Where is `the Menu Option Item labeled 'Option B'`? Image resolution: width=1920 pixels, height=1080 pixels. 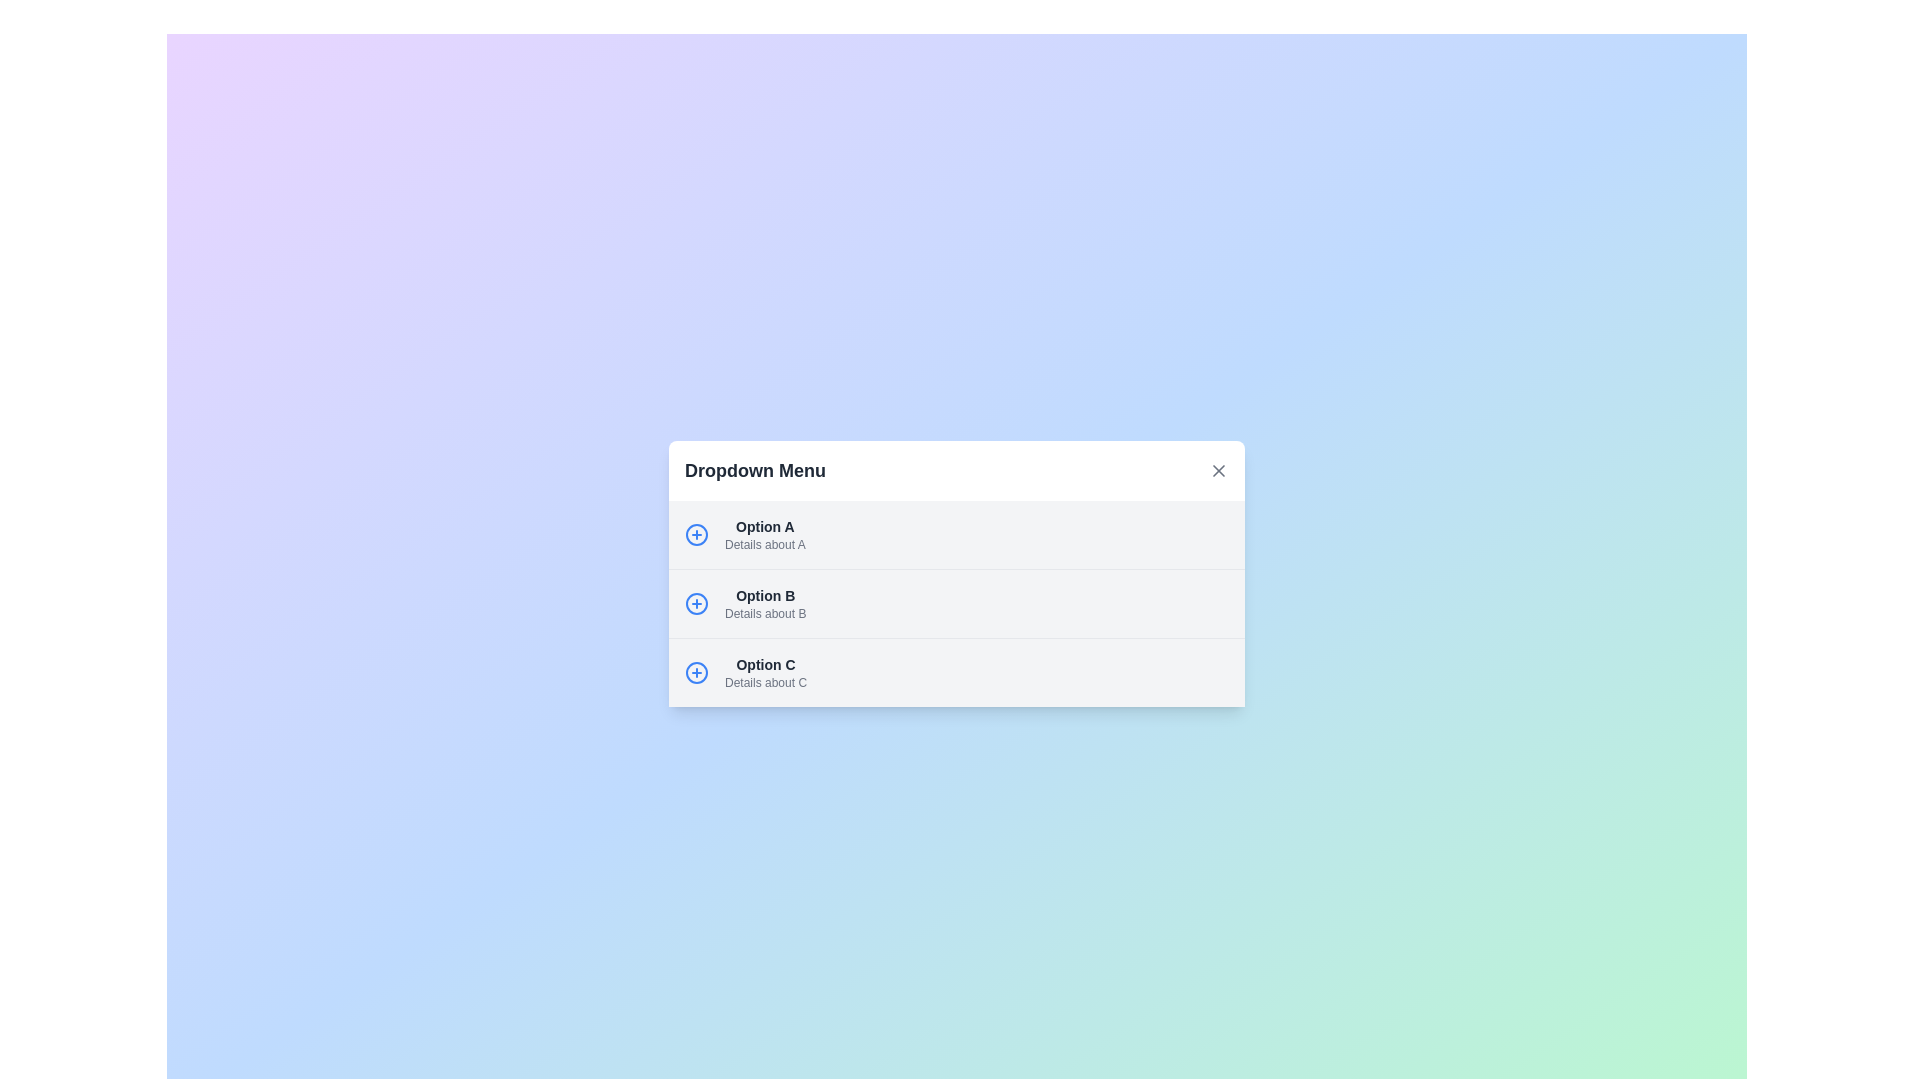
the Menu Option Item labeled 'Option B' is located at coordinates (764, 603).